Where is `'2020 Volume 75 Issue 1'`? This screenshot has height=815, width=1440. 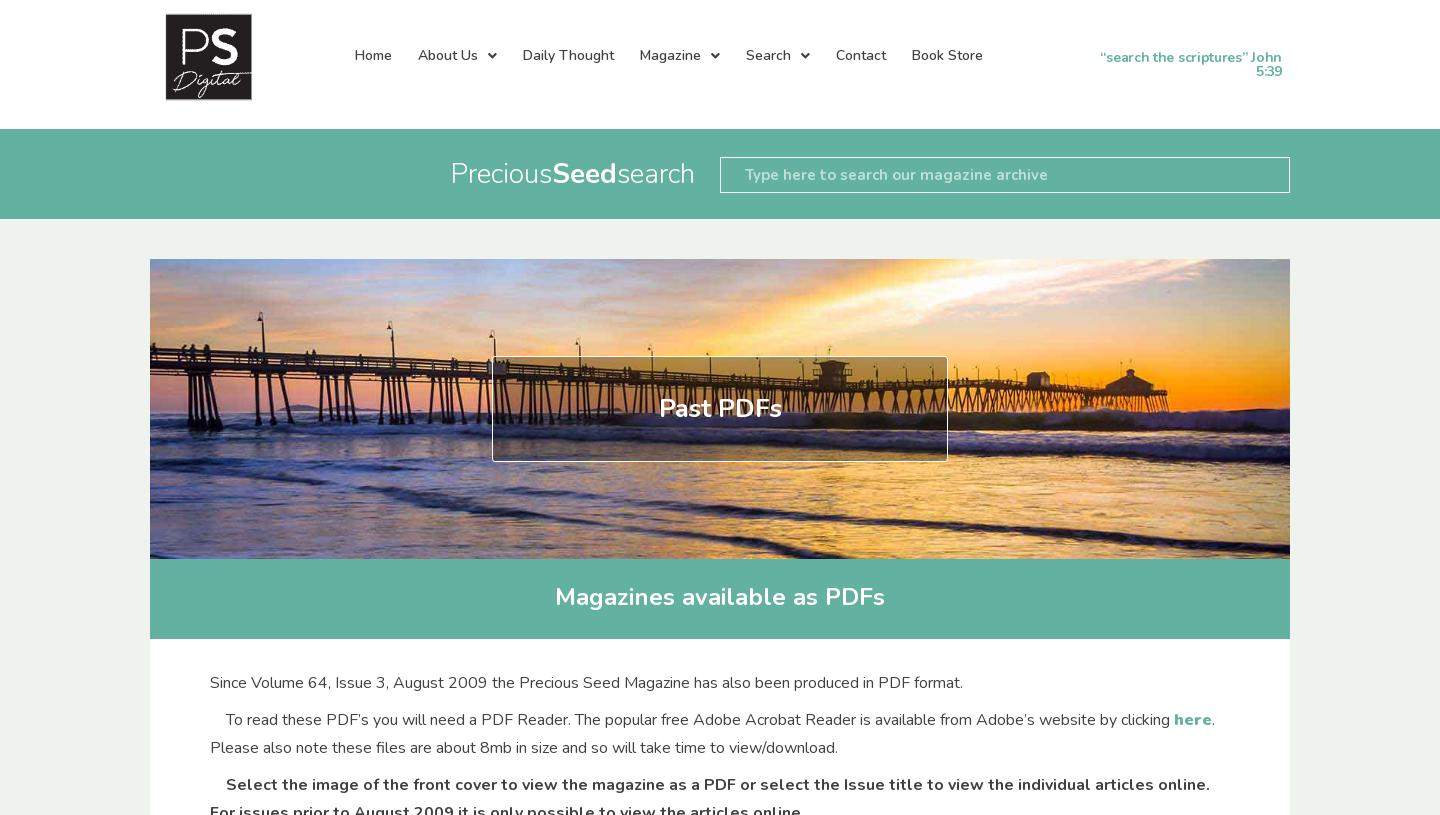
'2020 Volume 75 Issue 1' is located at coordinates (804, 760).